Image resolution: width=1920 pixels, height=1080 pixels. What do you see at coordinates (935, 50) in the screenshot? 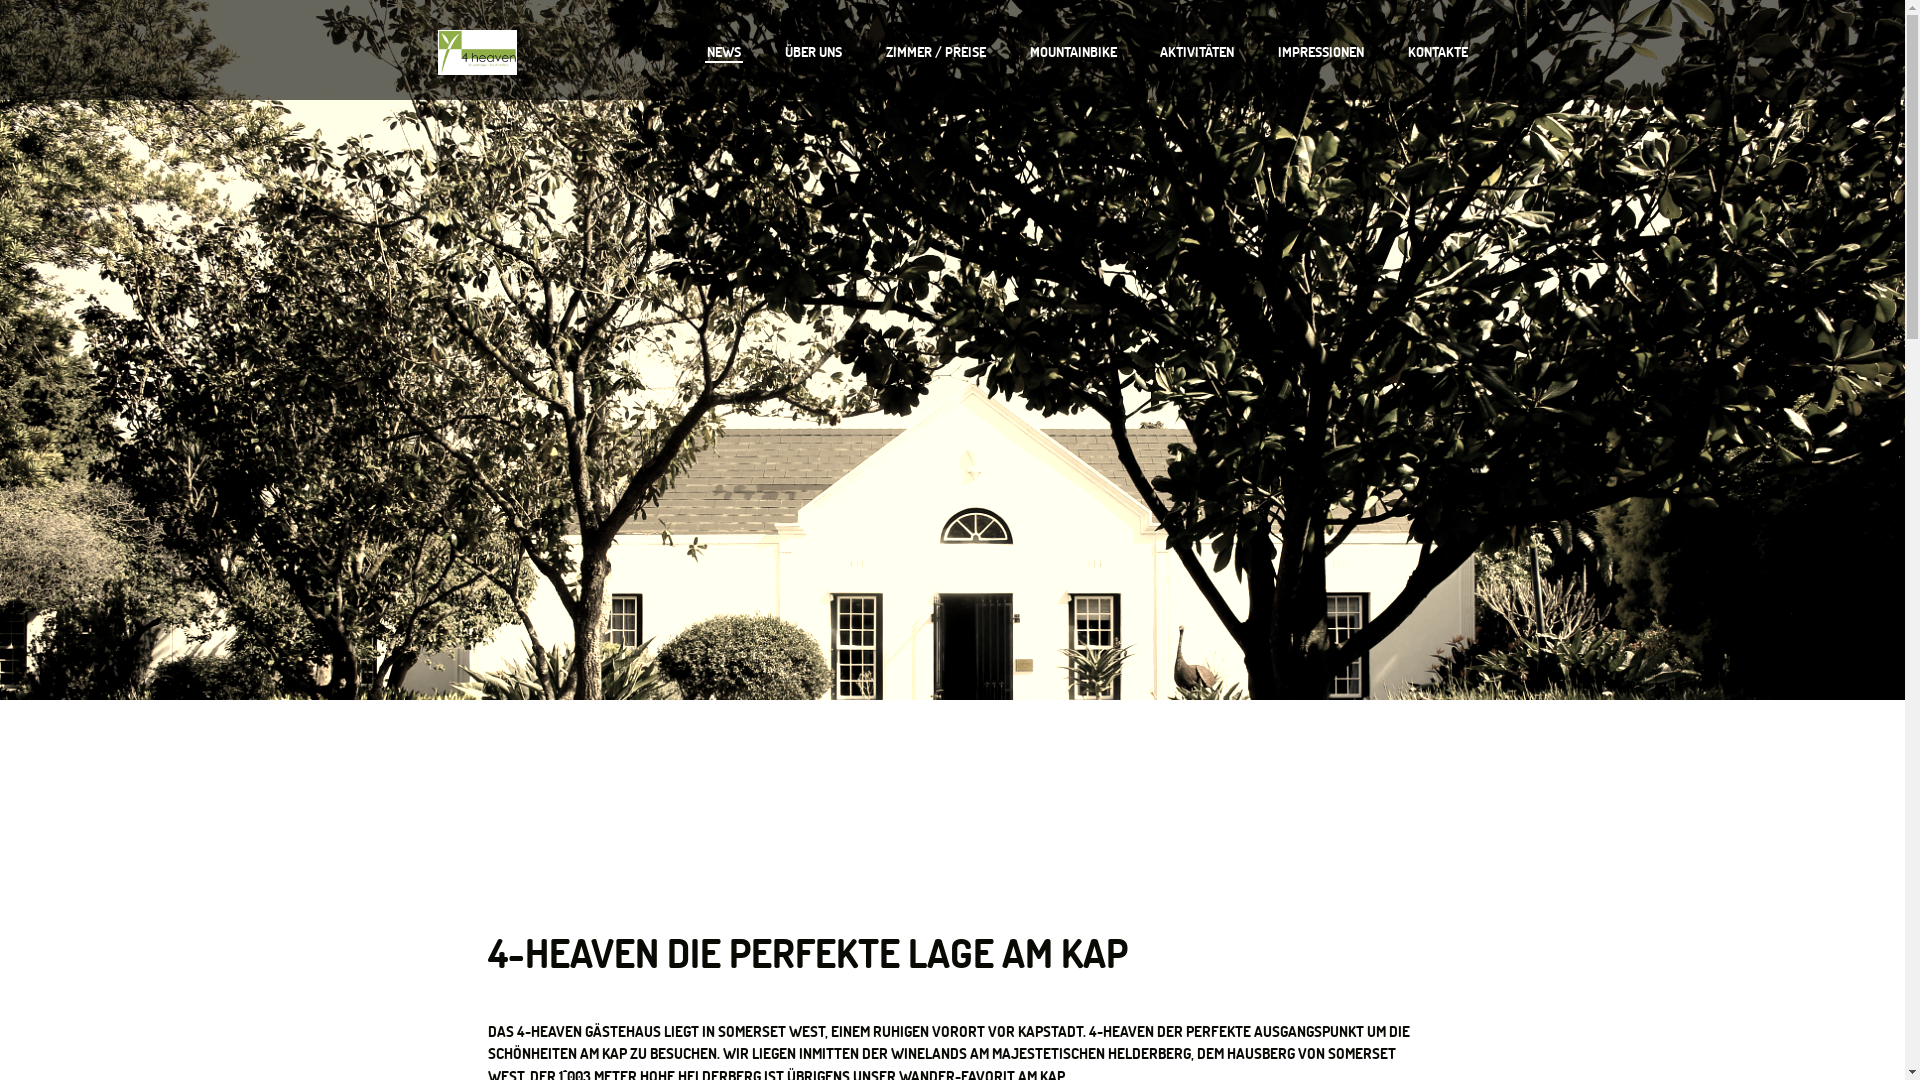
I see `'ZIMMER / PREISE'` at bounding box center [935, 50].